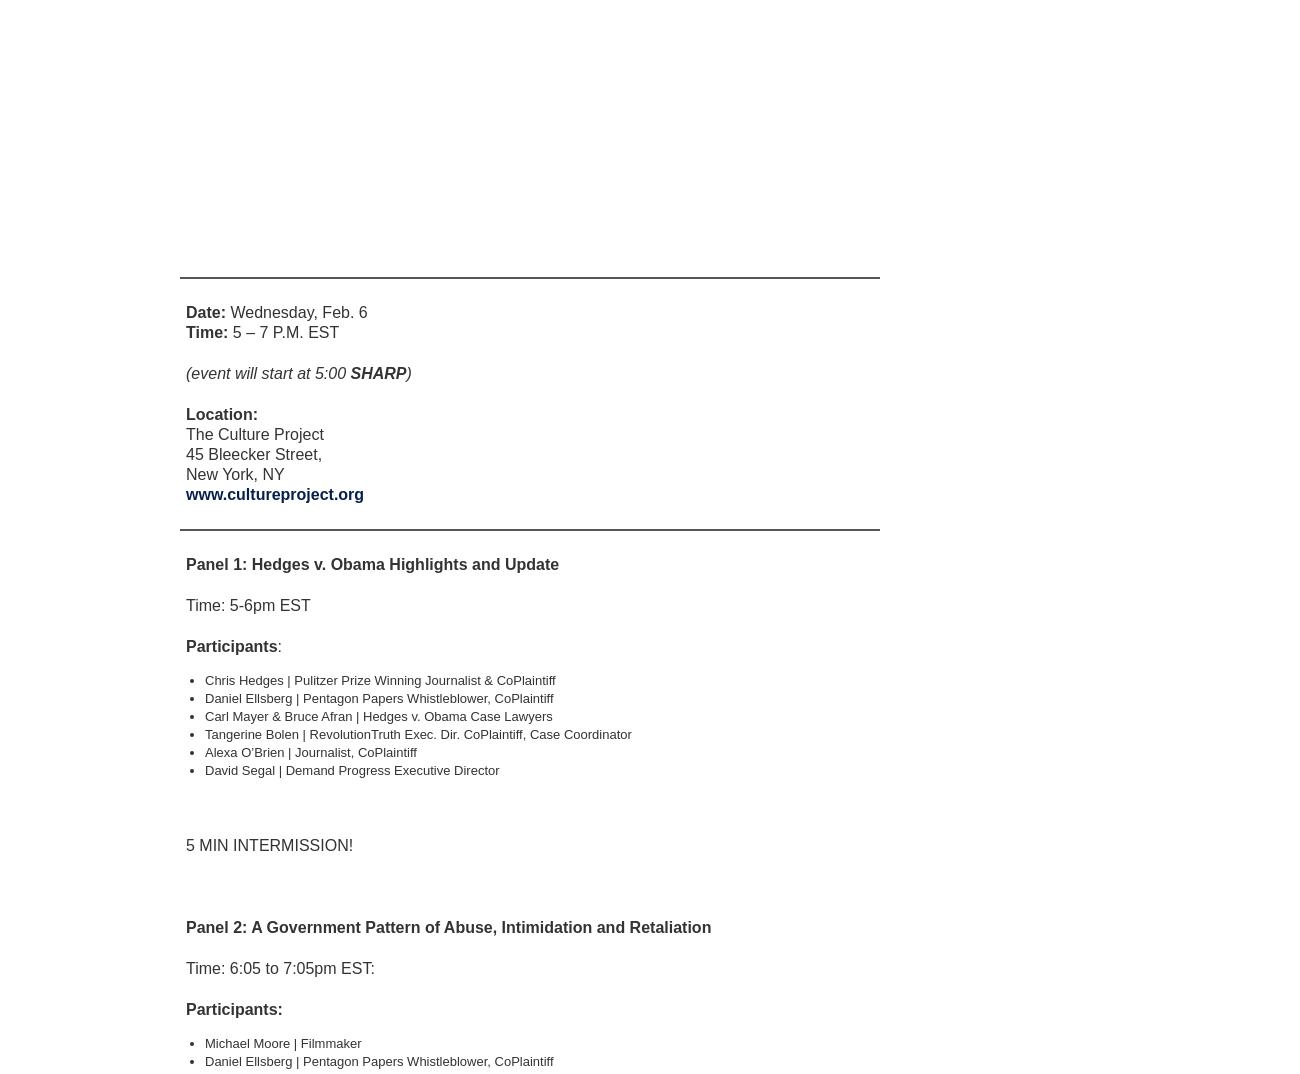  Describe the element at coordinates (253, 453) in the screenshot. I see `'45 Bleecker Street,'` at that location.